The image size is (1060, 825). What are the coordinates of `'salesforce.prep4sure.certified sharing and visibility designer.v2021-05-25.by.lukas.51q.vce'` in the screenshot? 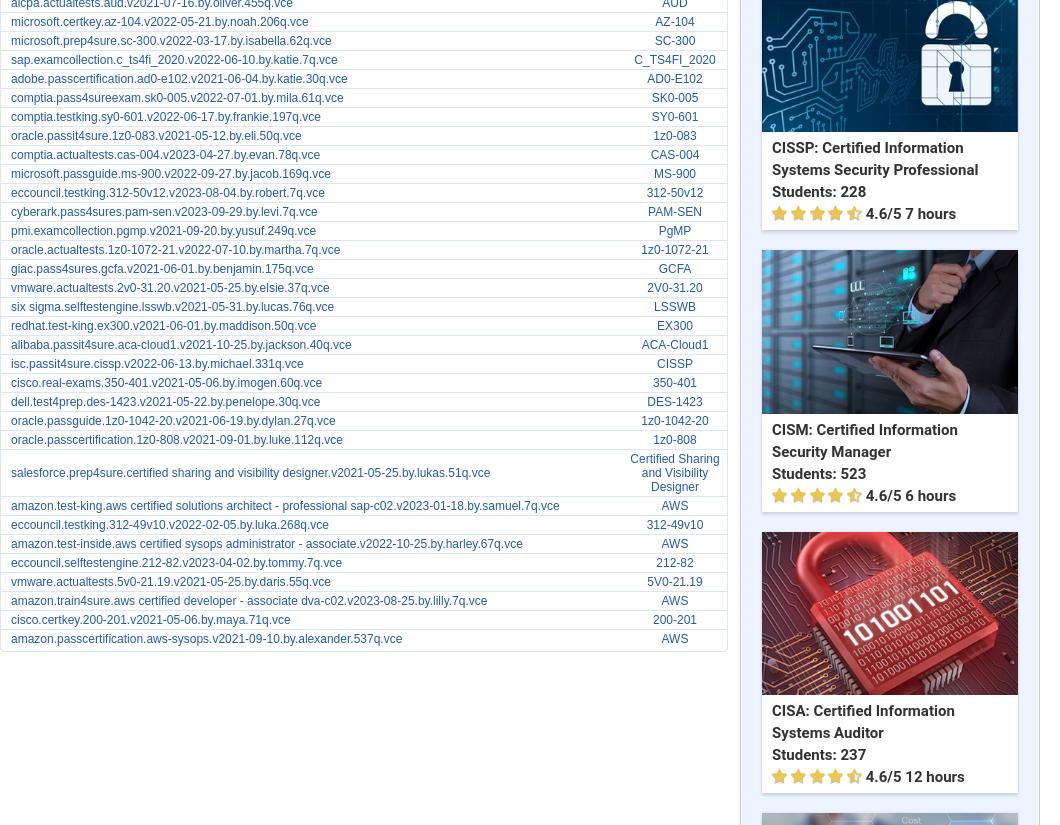 It's located at (249, 471).